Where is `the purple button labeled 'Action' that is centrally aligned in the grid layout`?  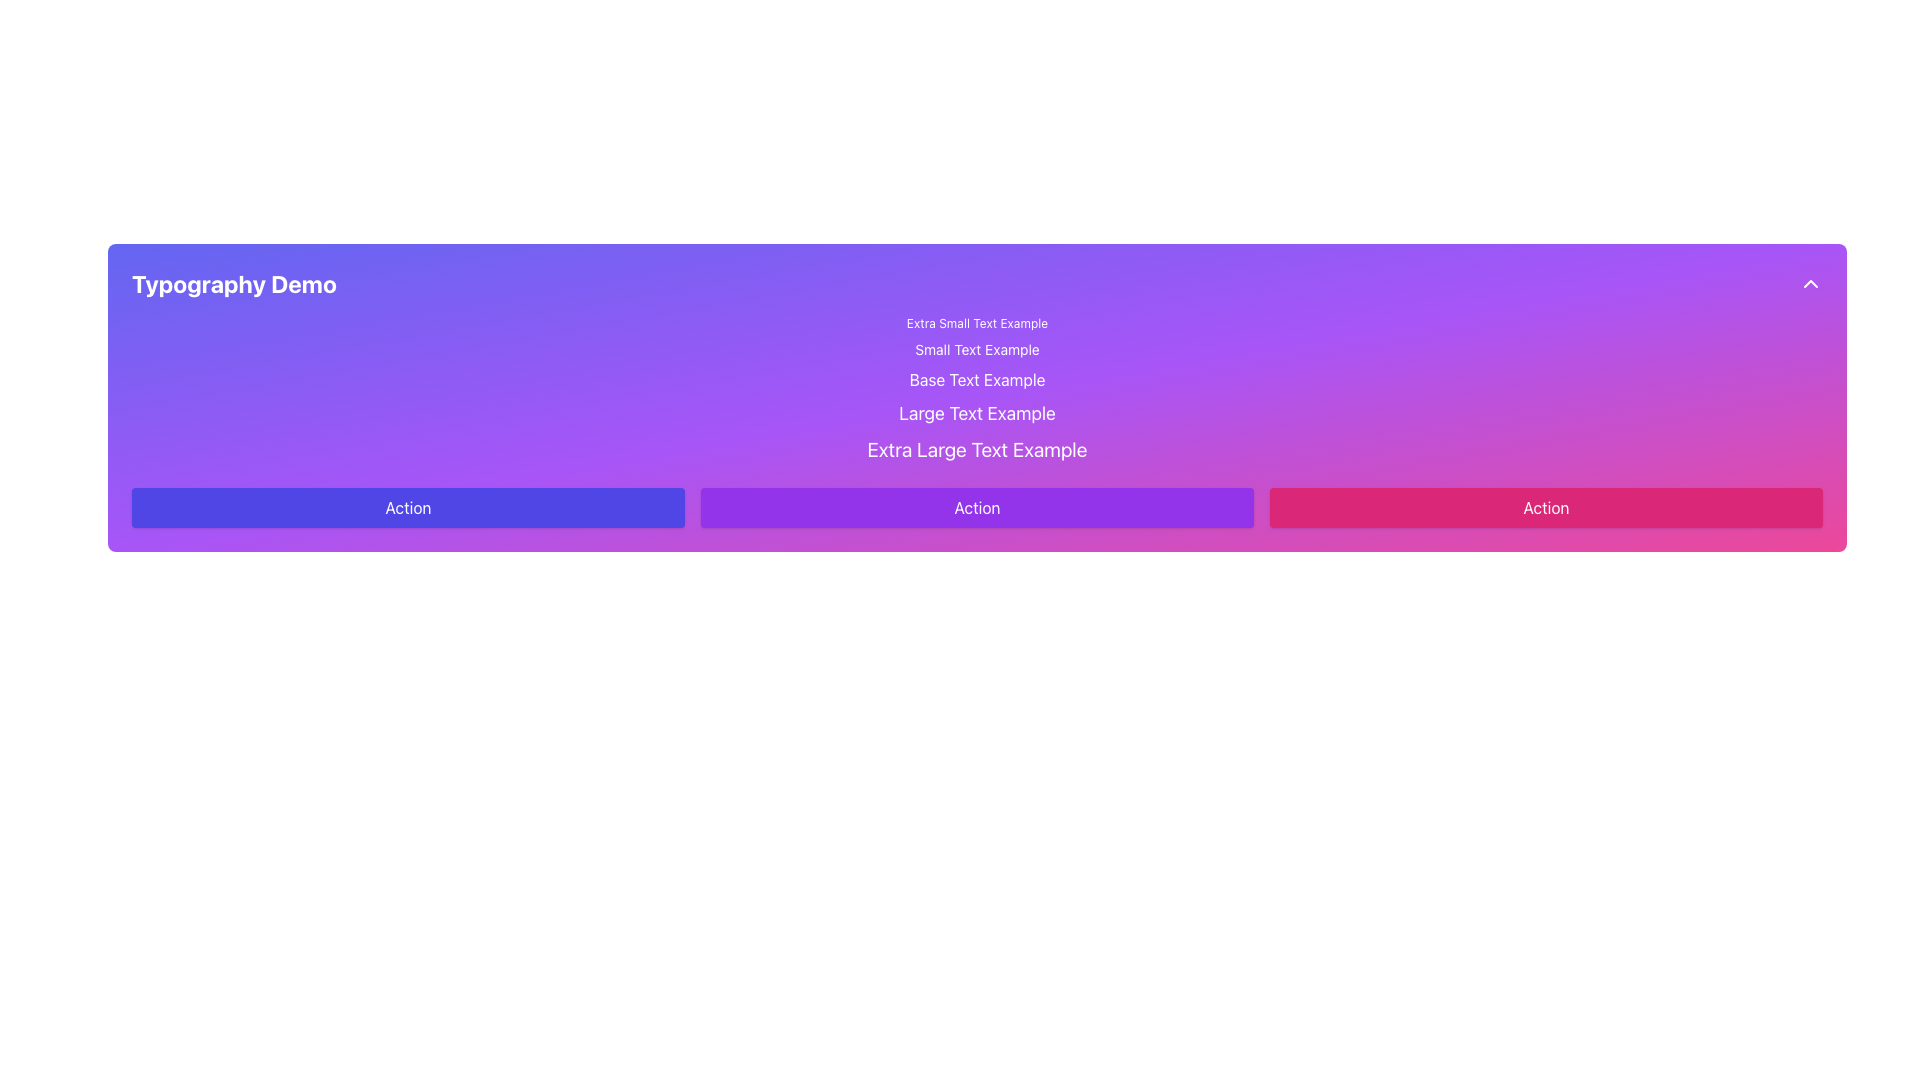
the purple button labeled 'Action' that is centrally aligned in the grid layout is located at coordinates (977, 507).